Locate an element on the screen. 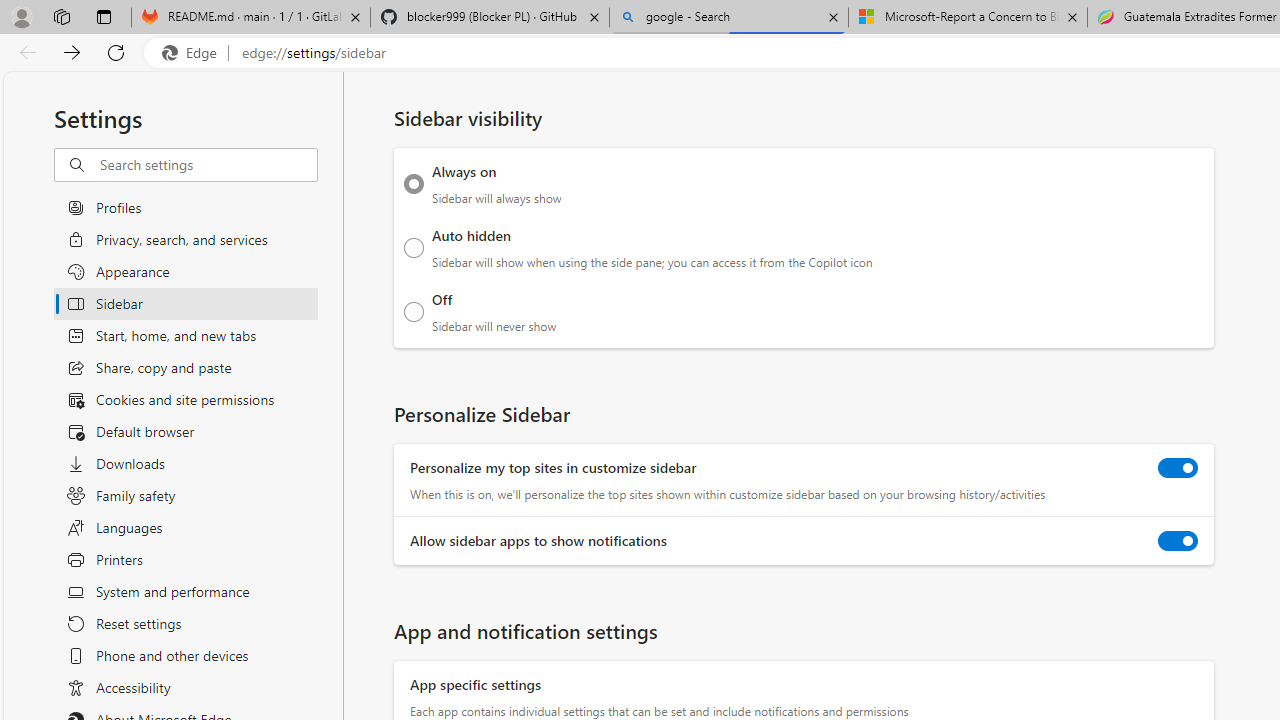 Image resolution: width=1280 pixels, height=720 pixels. 'Allow sidebar apps to show notifications' is located at coordinates (1178, 541).